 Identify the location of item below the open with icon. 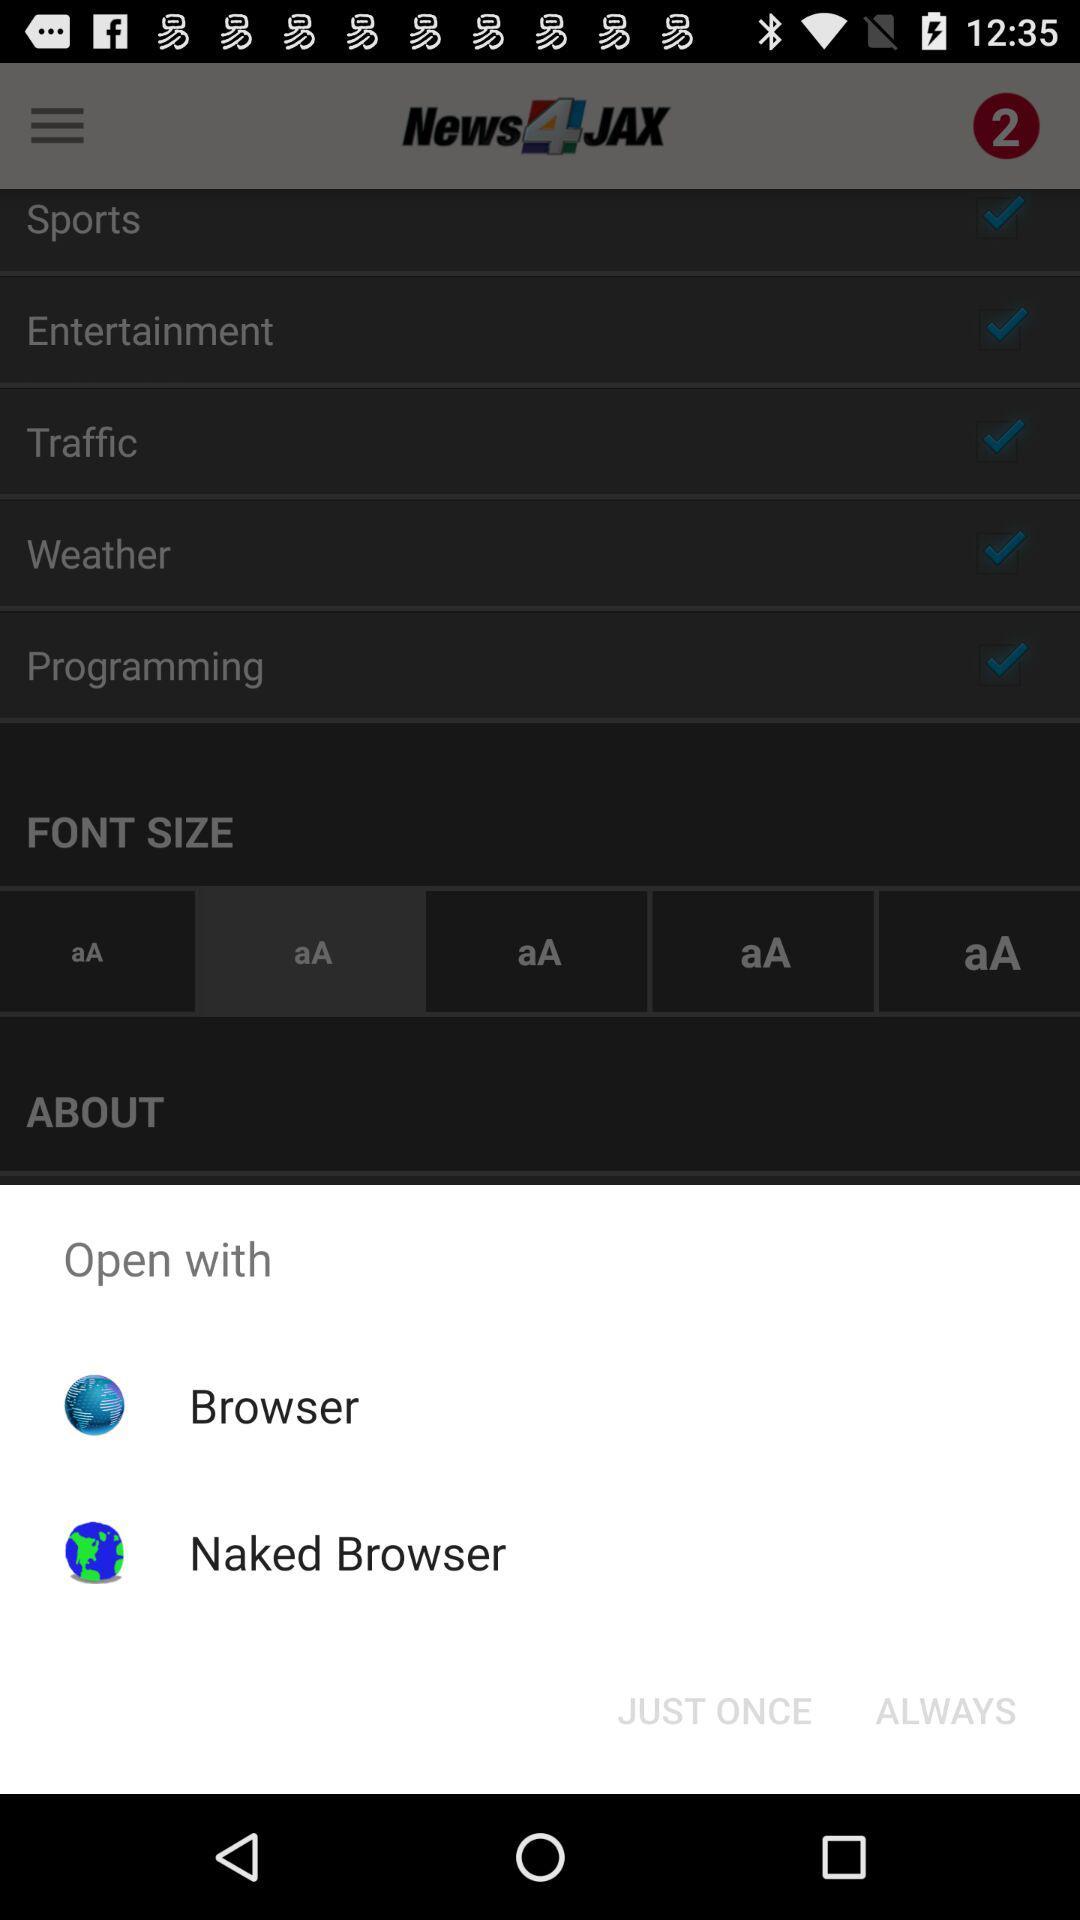
(713, 1708).